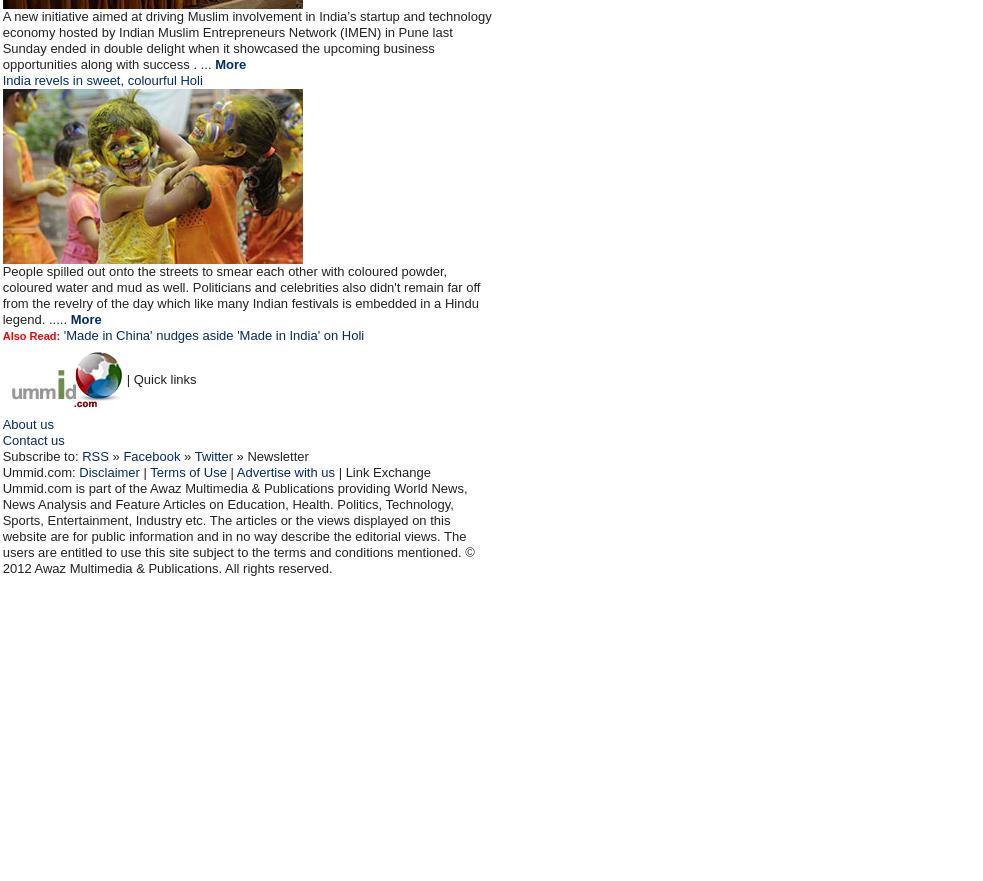 This screenshot has width=983, height=881. What do you see at coordinates (93, 456) in the screenshot?
I see `'RSS'` at bounding box center [93, 456].